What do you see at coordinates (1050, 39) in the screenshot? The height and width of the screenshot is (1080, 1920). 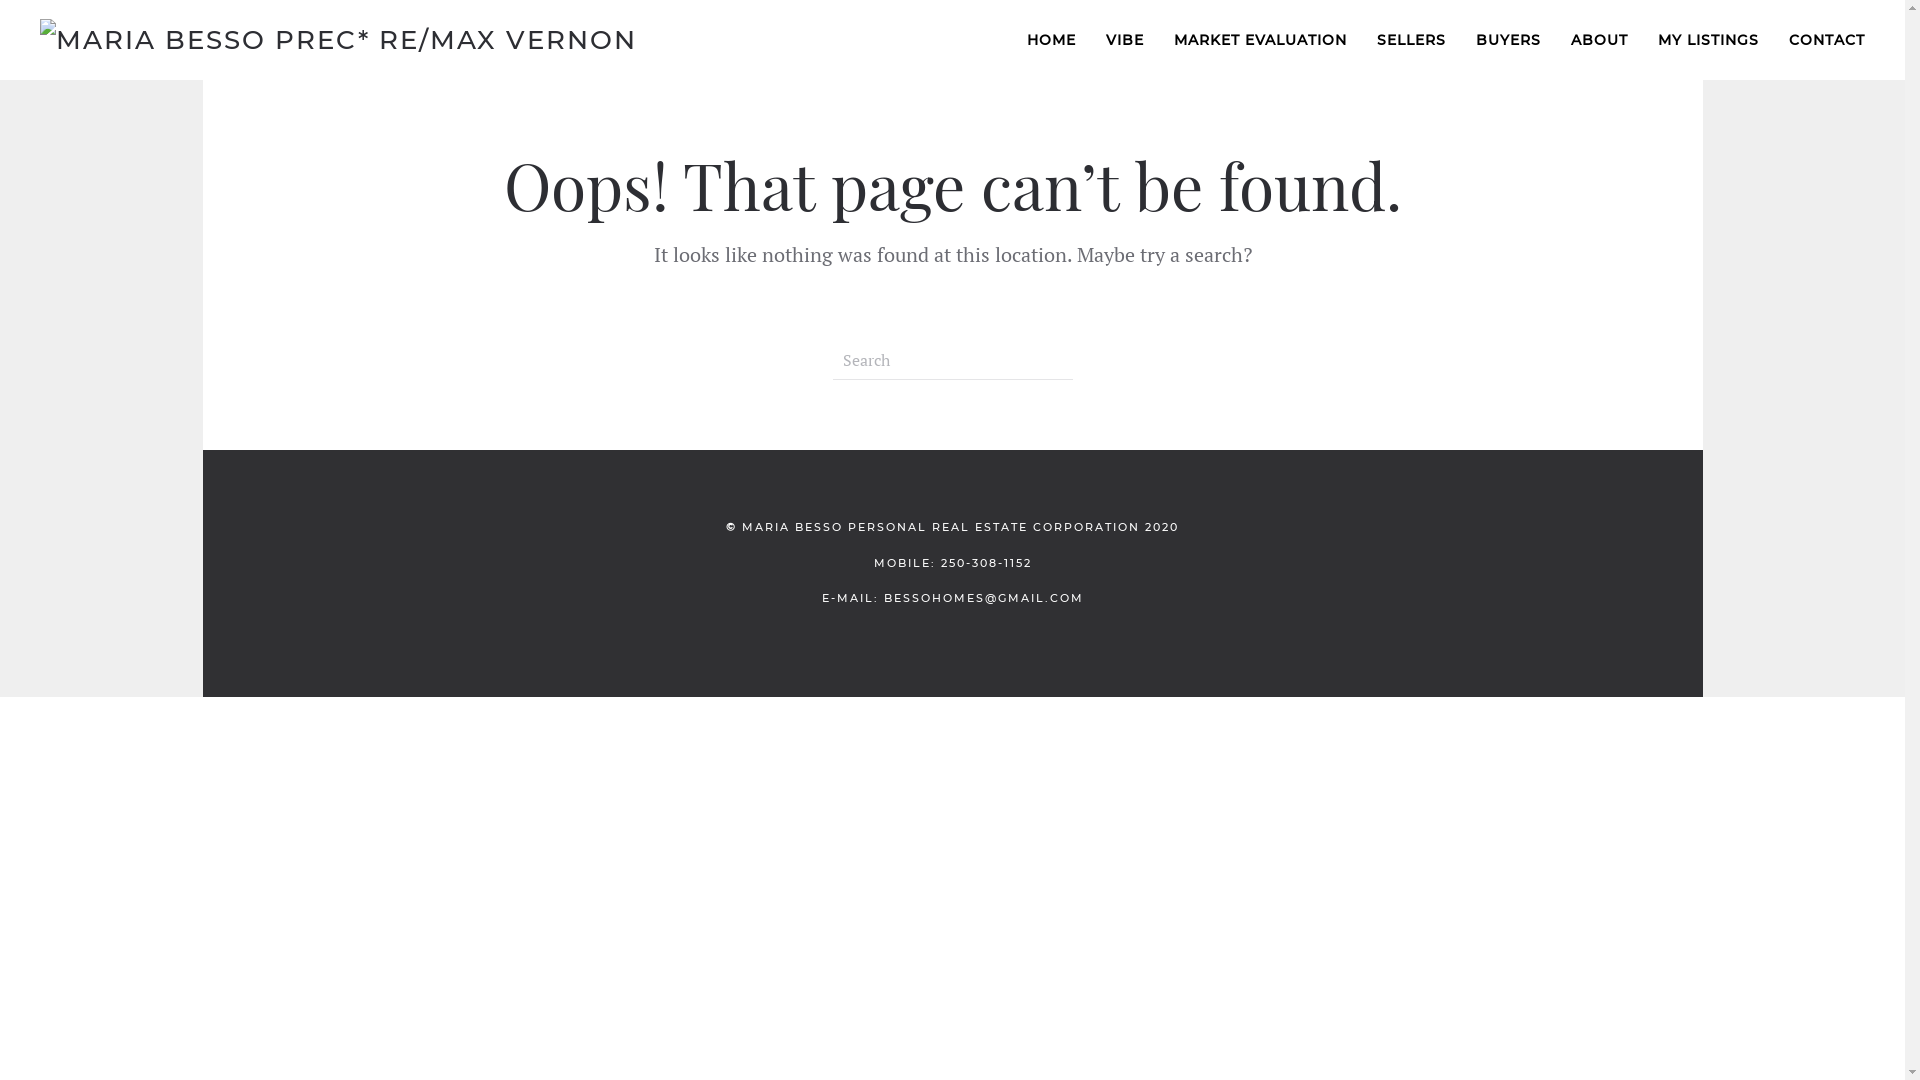 I see `'HOME'` at bounding box center [1050, 39].